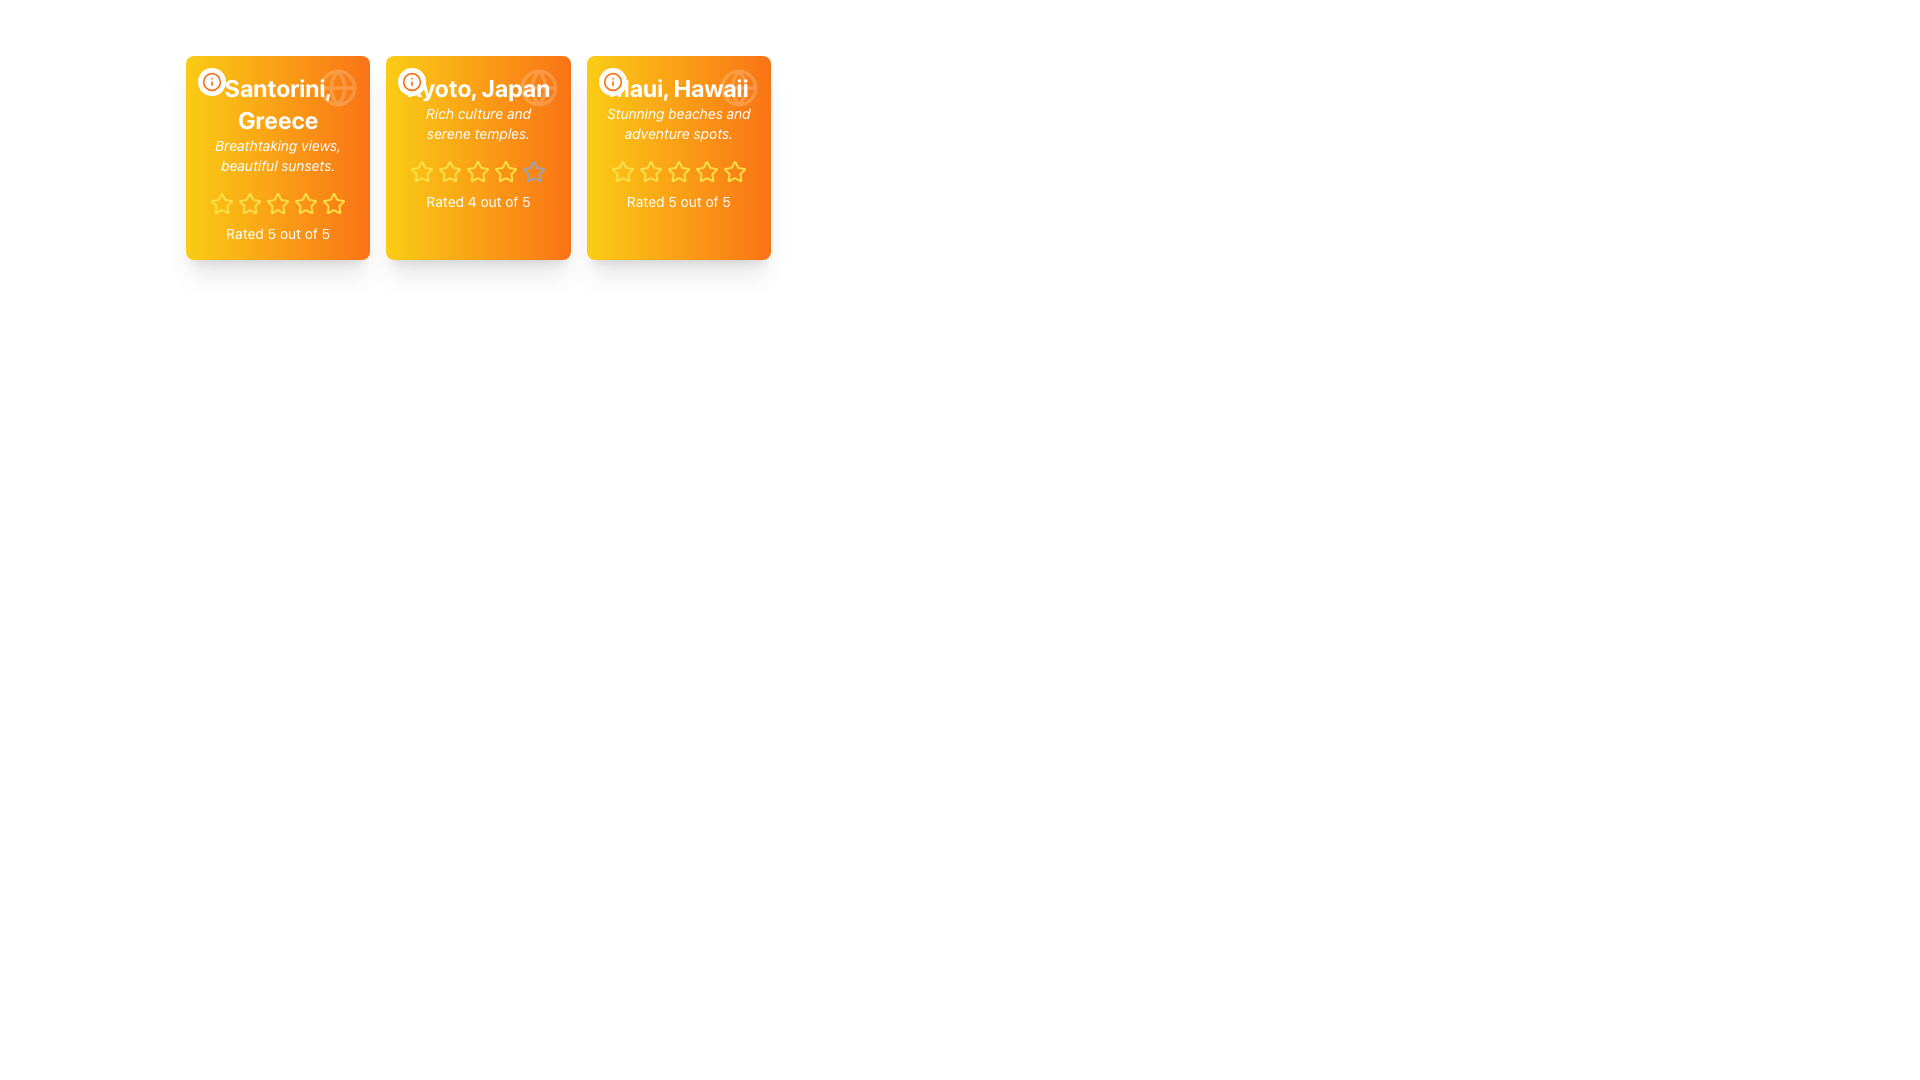  I want to click on the fourth star-shaped rating icon filled with golden yellow color, located within the 'Kyoto, Japan' card, so click(477, 171).